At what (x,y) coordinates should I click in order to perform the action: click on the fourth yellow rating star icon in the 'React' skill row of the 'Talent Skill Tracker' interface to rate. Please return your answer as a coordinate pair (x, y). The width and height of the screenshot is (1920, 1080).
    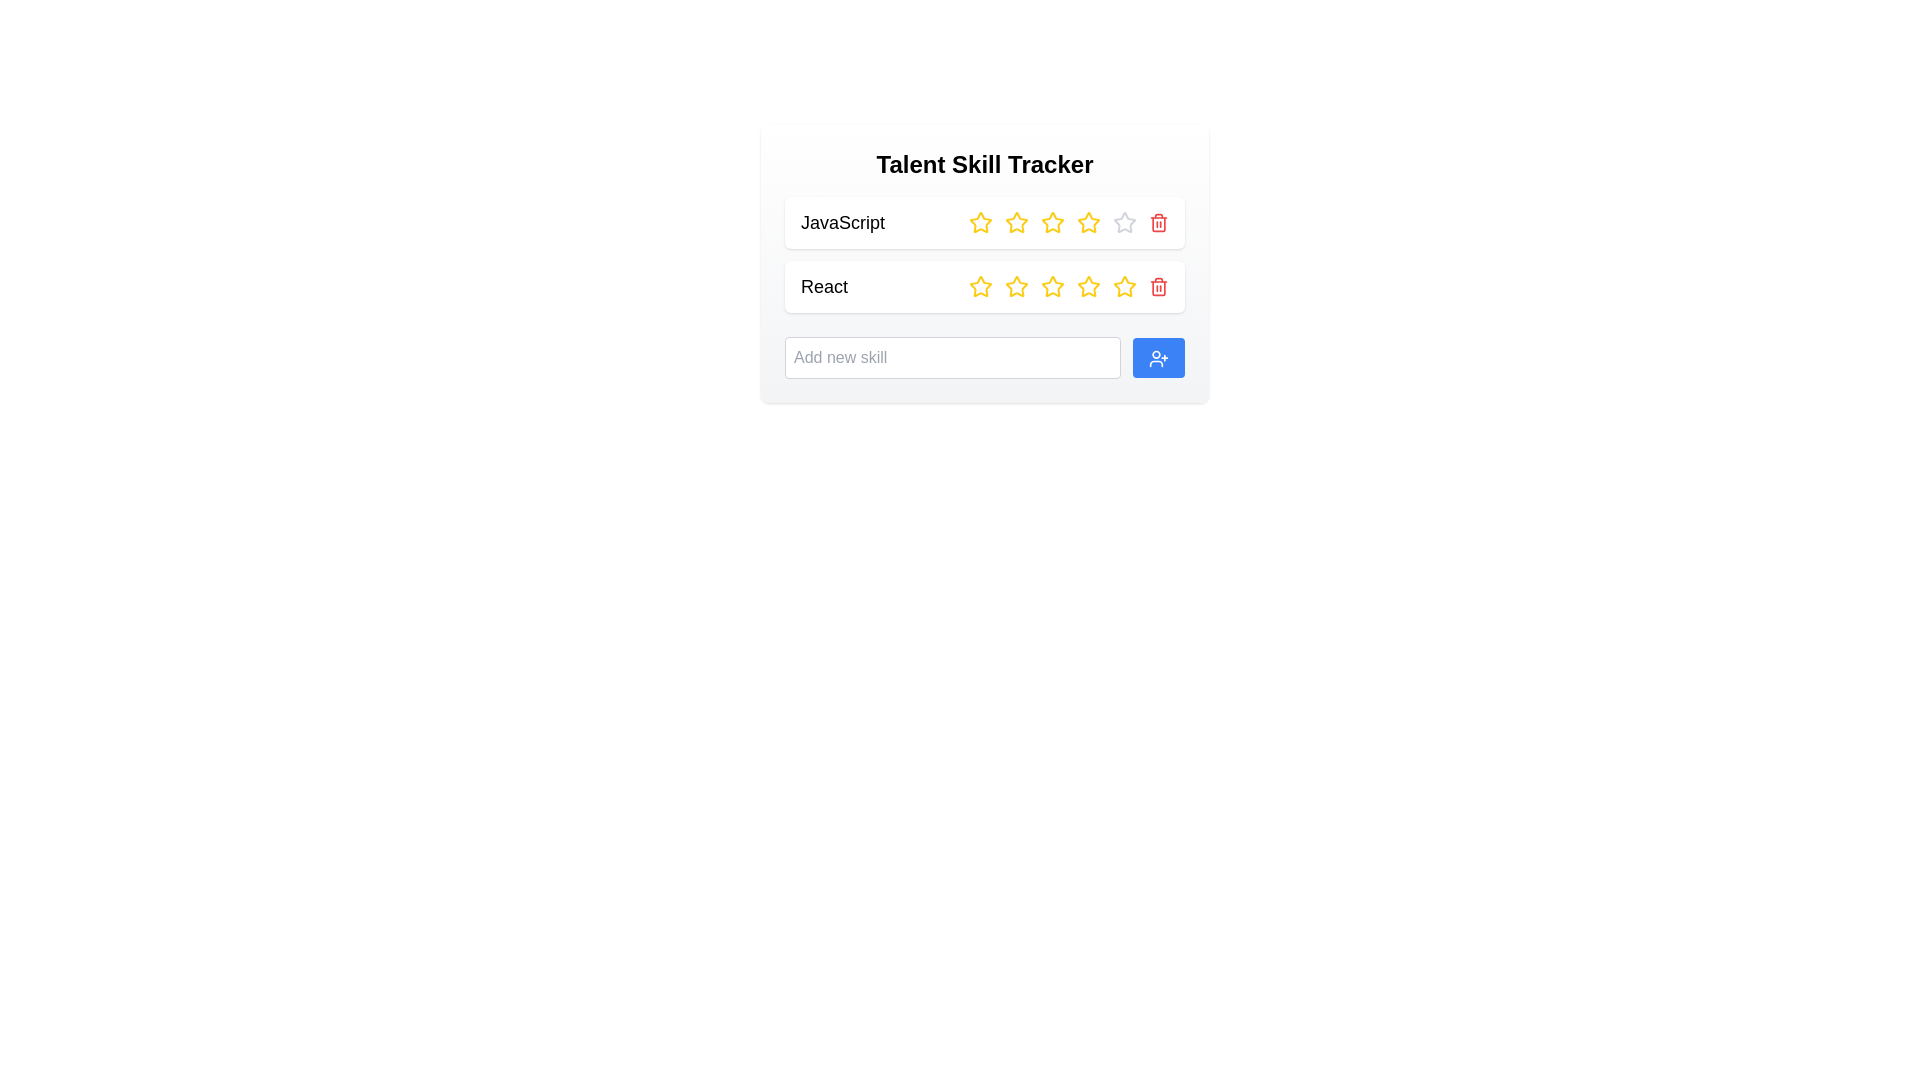
    Looking at the image, I should click on (1124, 286).